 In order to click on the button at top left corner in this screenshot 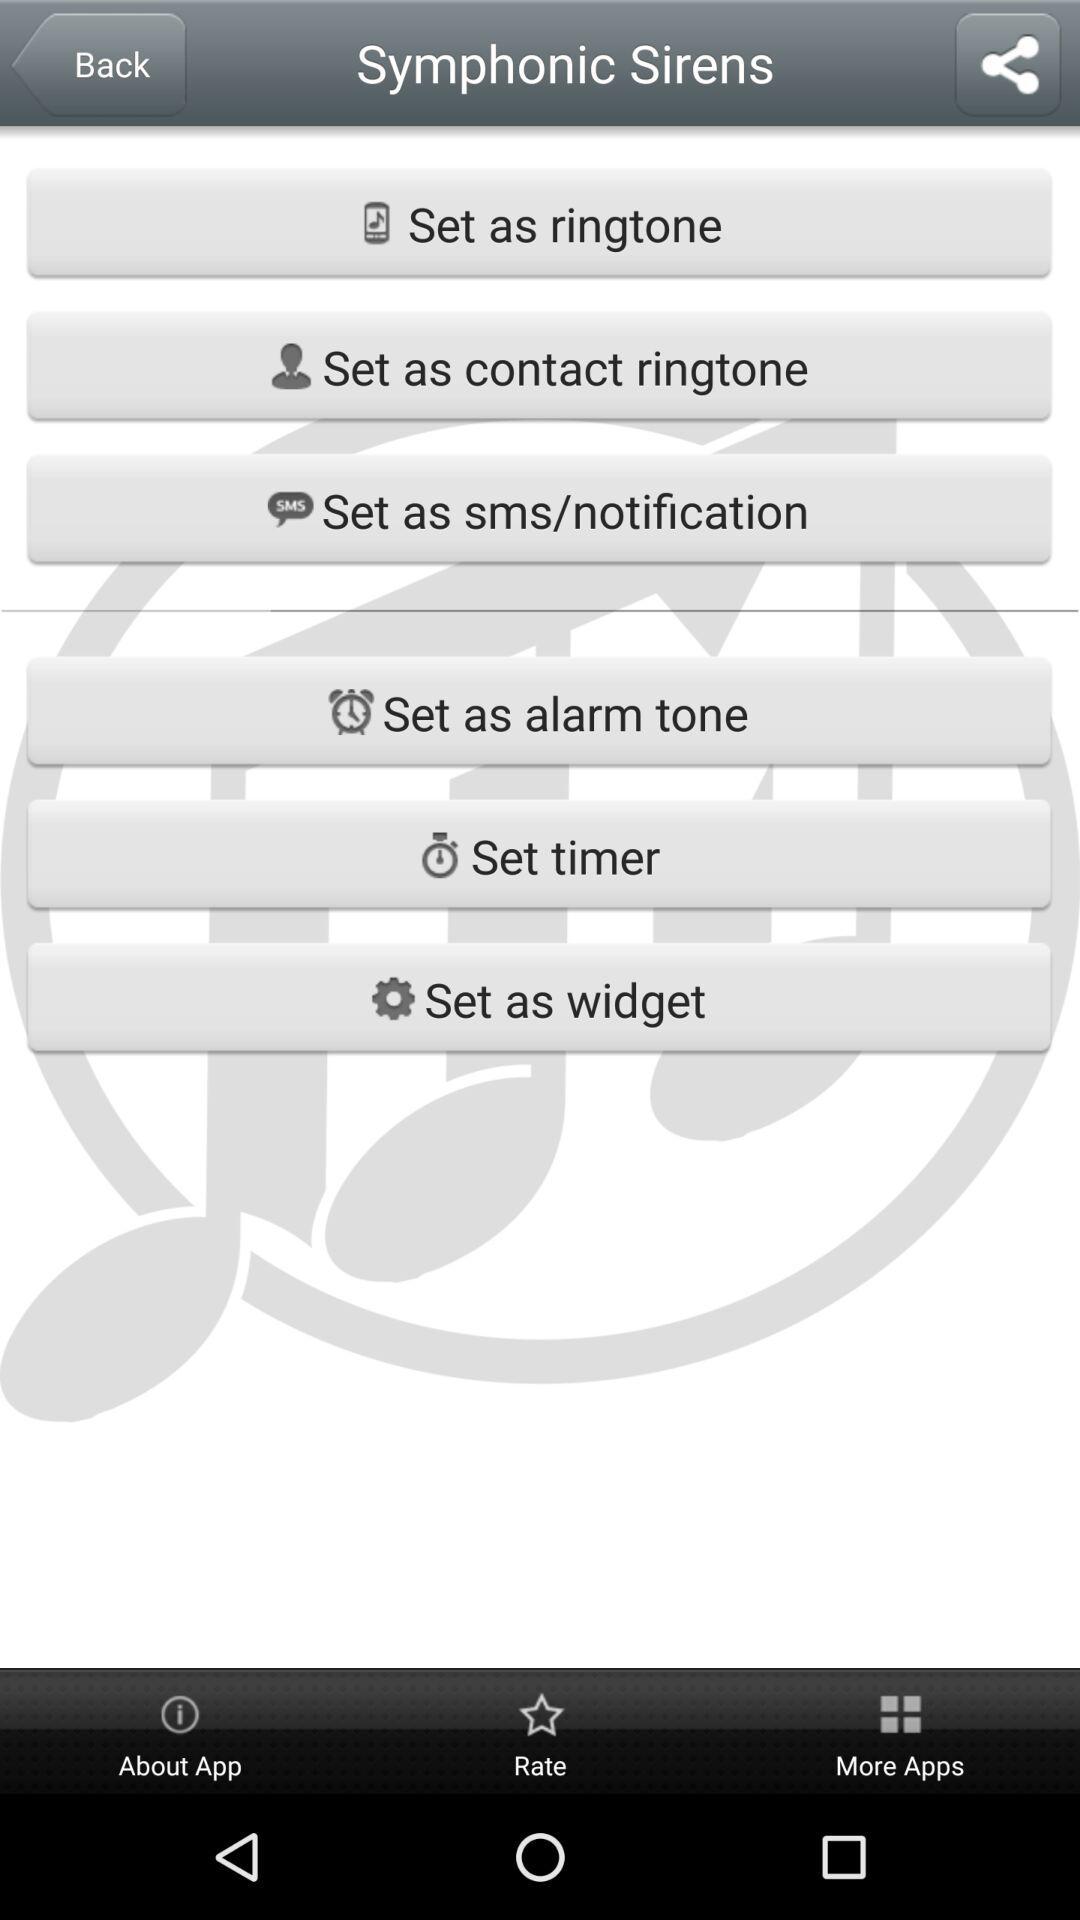, I will do `click(97, 67)`.